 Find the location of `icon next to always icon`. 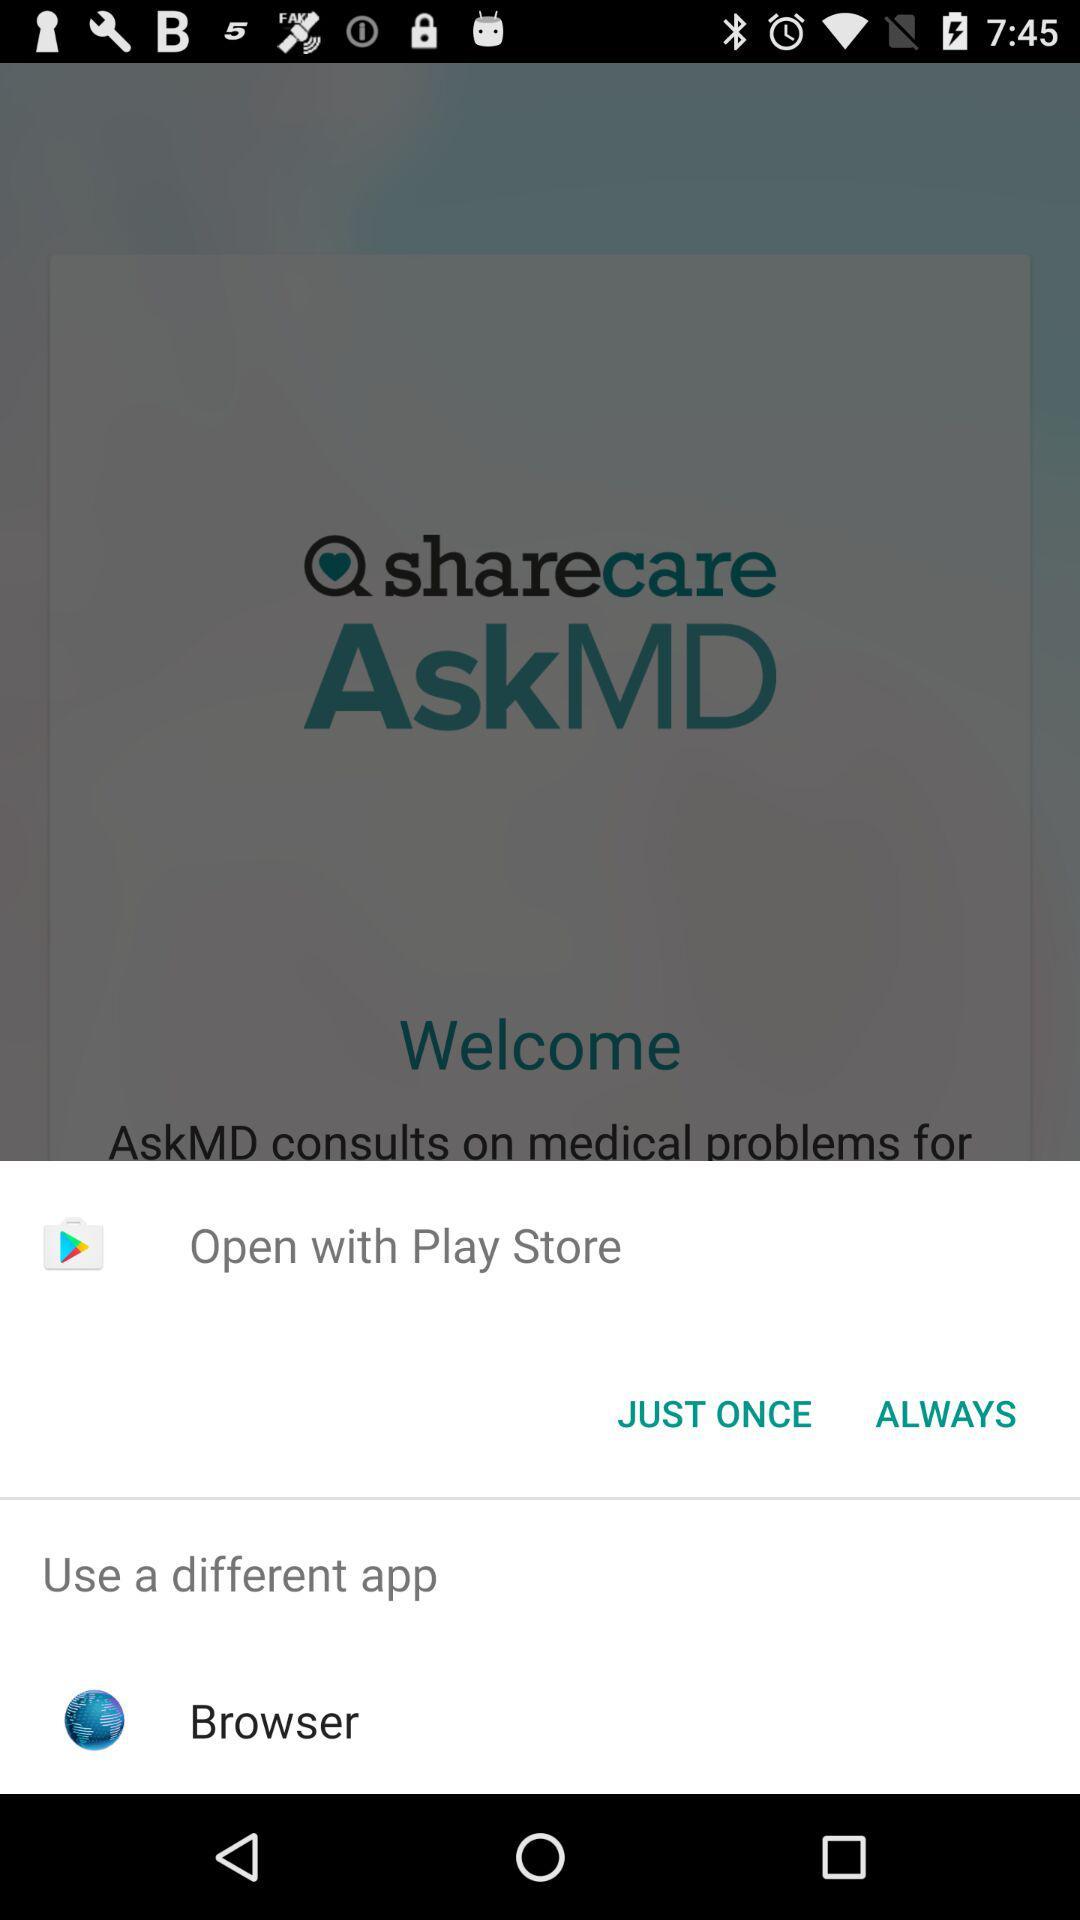

icon next to always icon is located at coordinates (713, 1411).